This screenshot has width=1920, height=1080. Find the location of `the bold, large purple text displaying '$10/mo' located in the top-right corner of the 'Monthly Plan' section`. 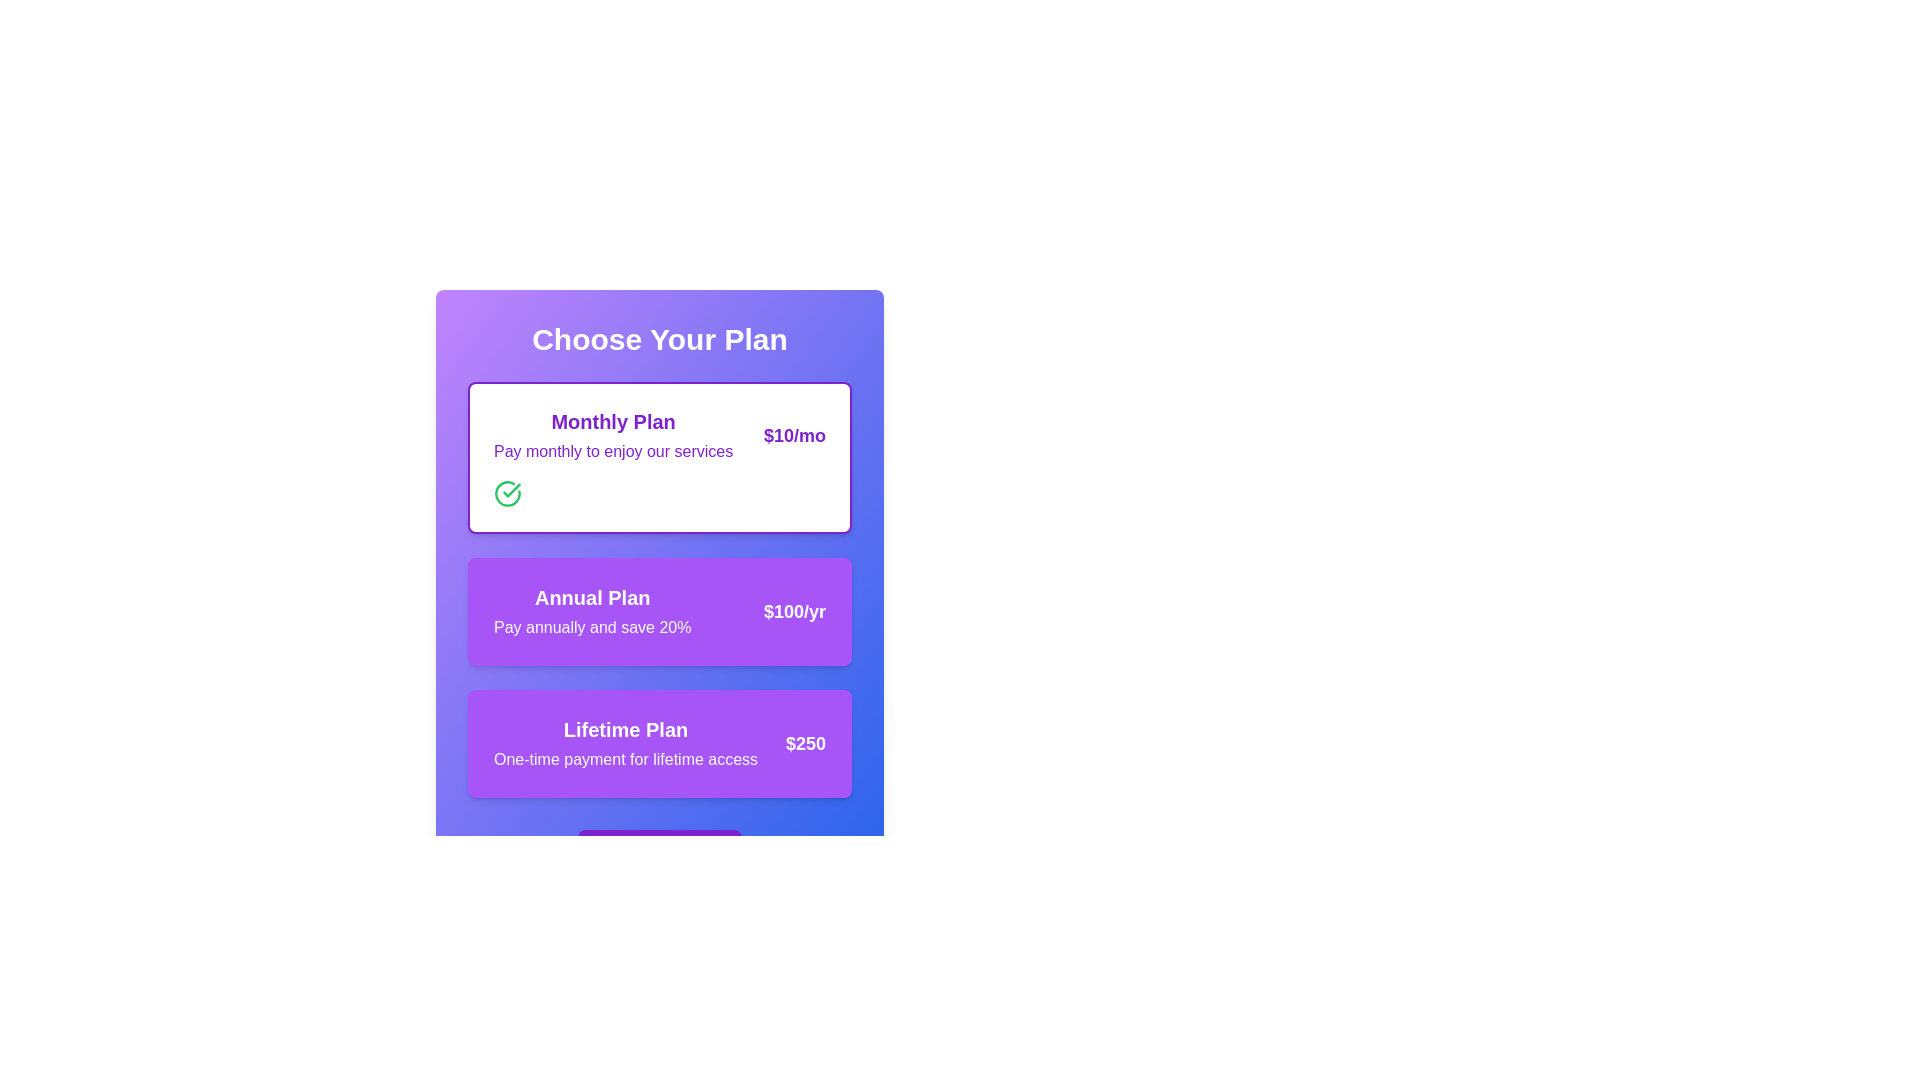

the bold, large purple text displaying '$10/mo' located in the top-right corner of the 'Monthly Plan' section is located at coordinates (794, 434).